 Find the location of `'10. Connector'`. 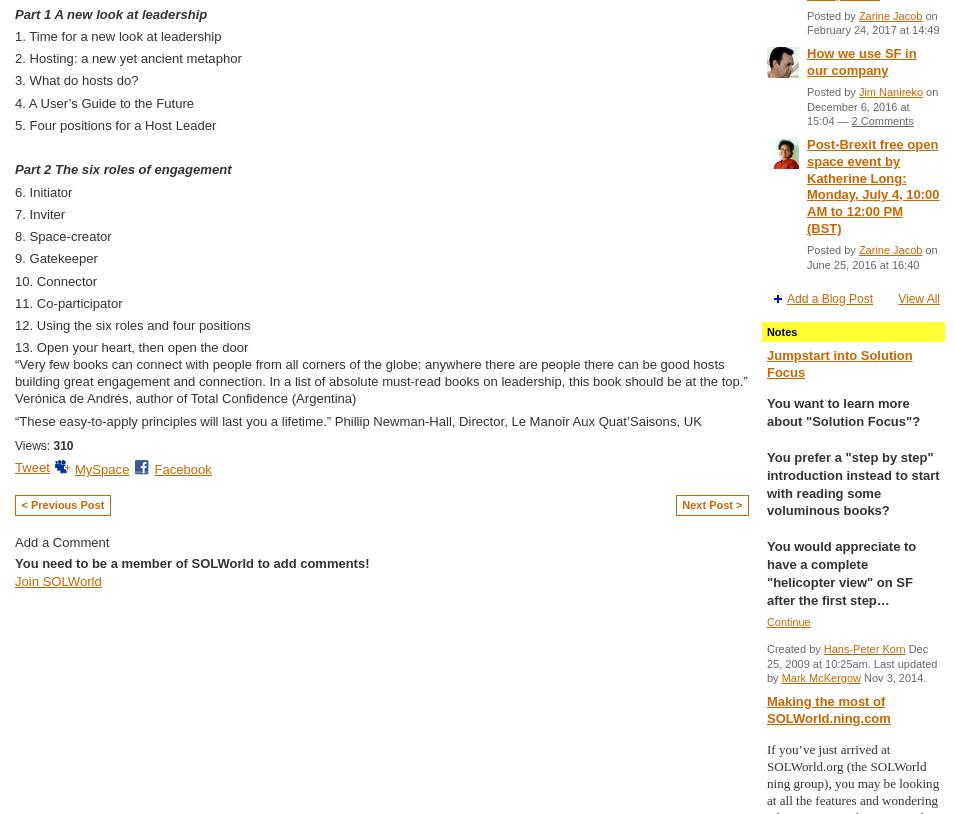

'10. Connector' is located at coordinates (13, 280).